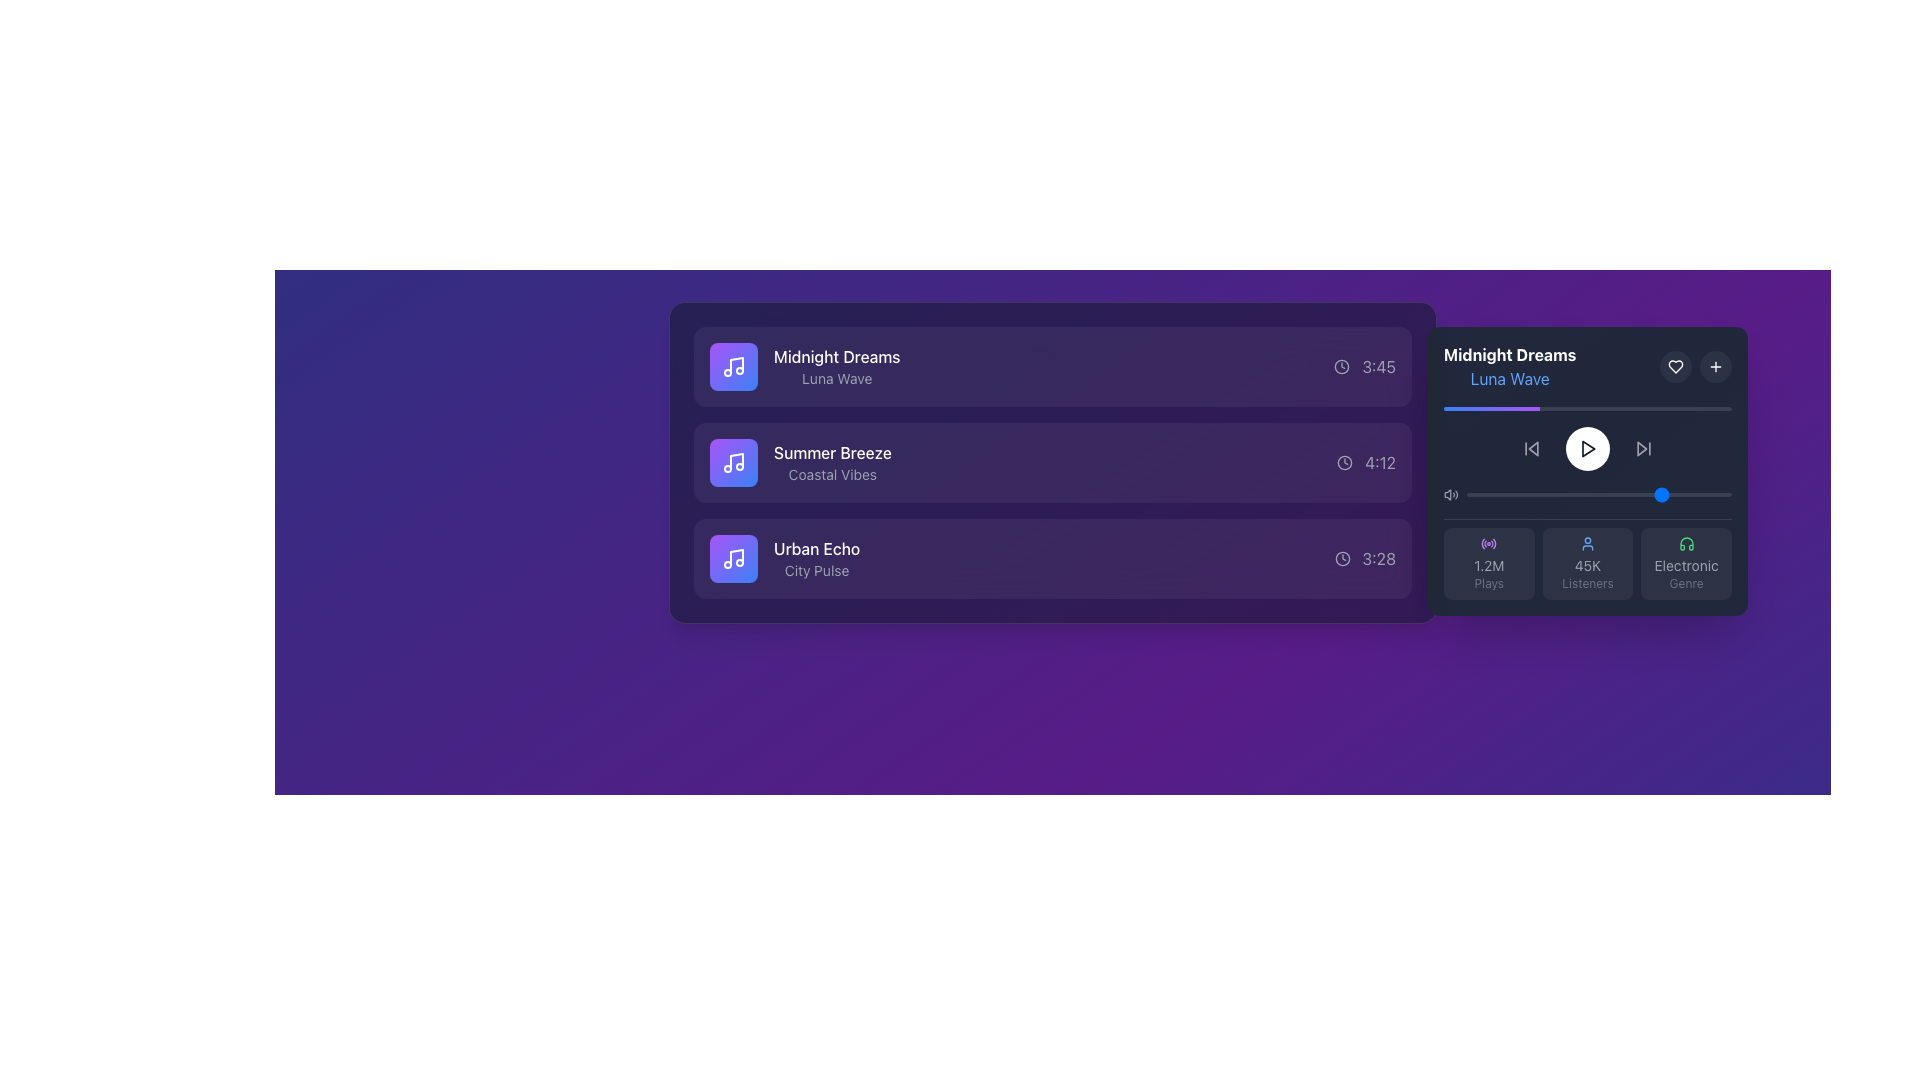 Image resolution: width=1920 pixels, height=1080 pixels. Describe the element at coordinates (1715, 366) in the screenshot. I see `the plus icon button located in the top-right corner of the music player controls section` at that location.